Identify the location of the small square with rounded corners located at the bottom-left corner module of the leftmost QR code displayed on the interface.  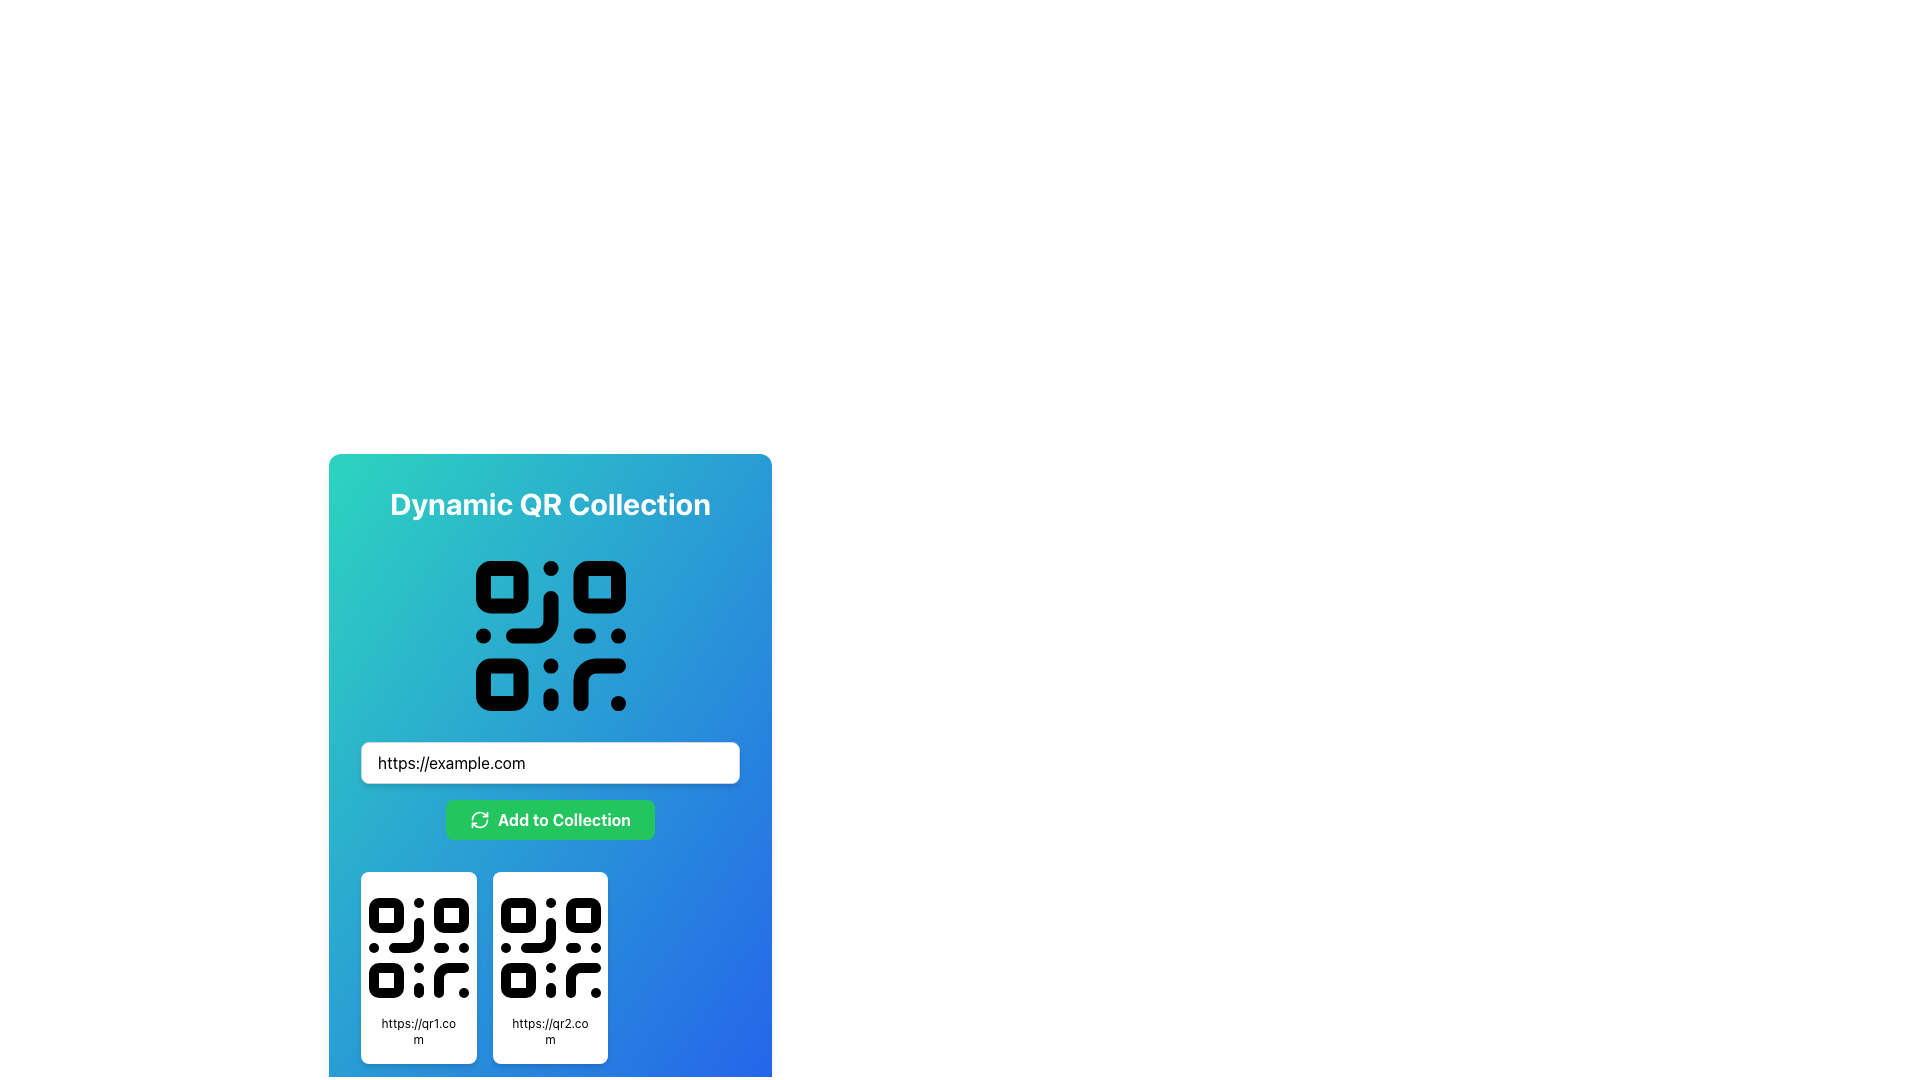
(386, 979).